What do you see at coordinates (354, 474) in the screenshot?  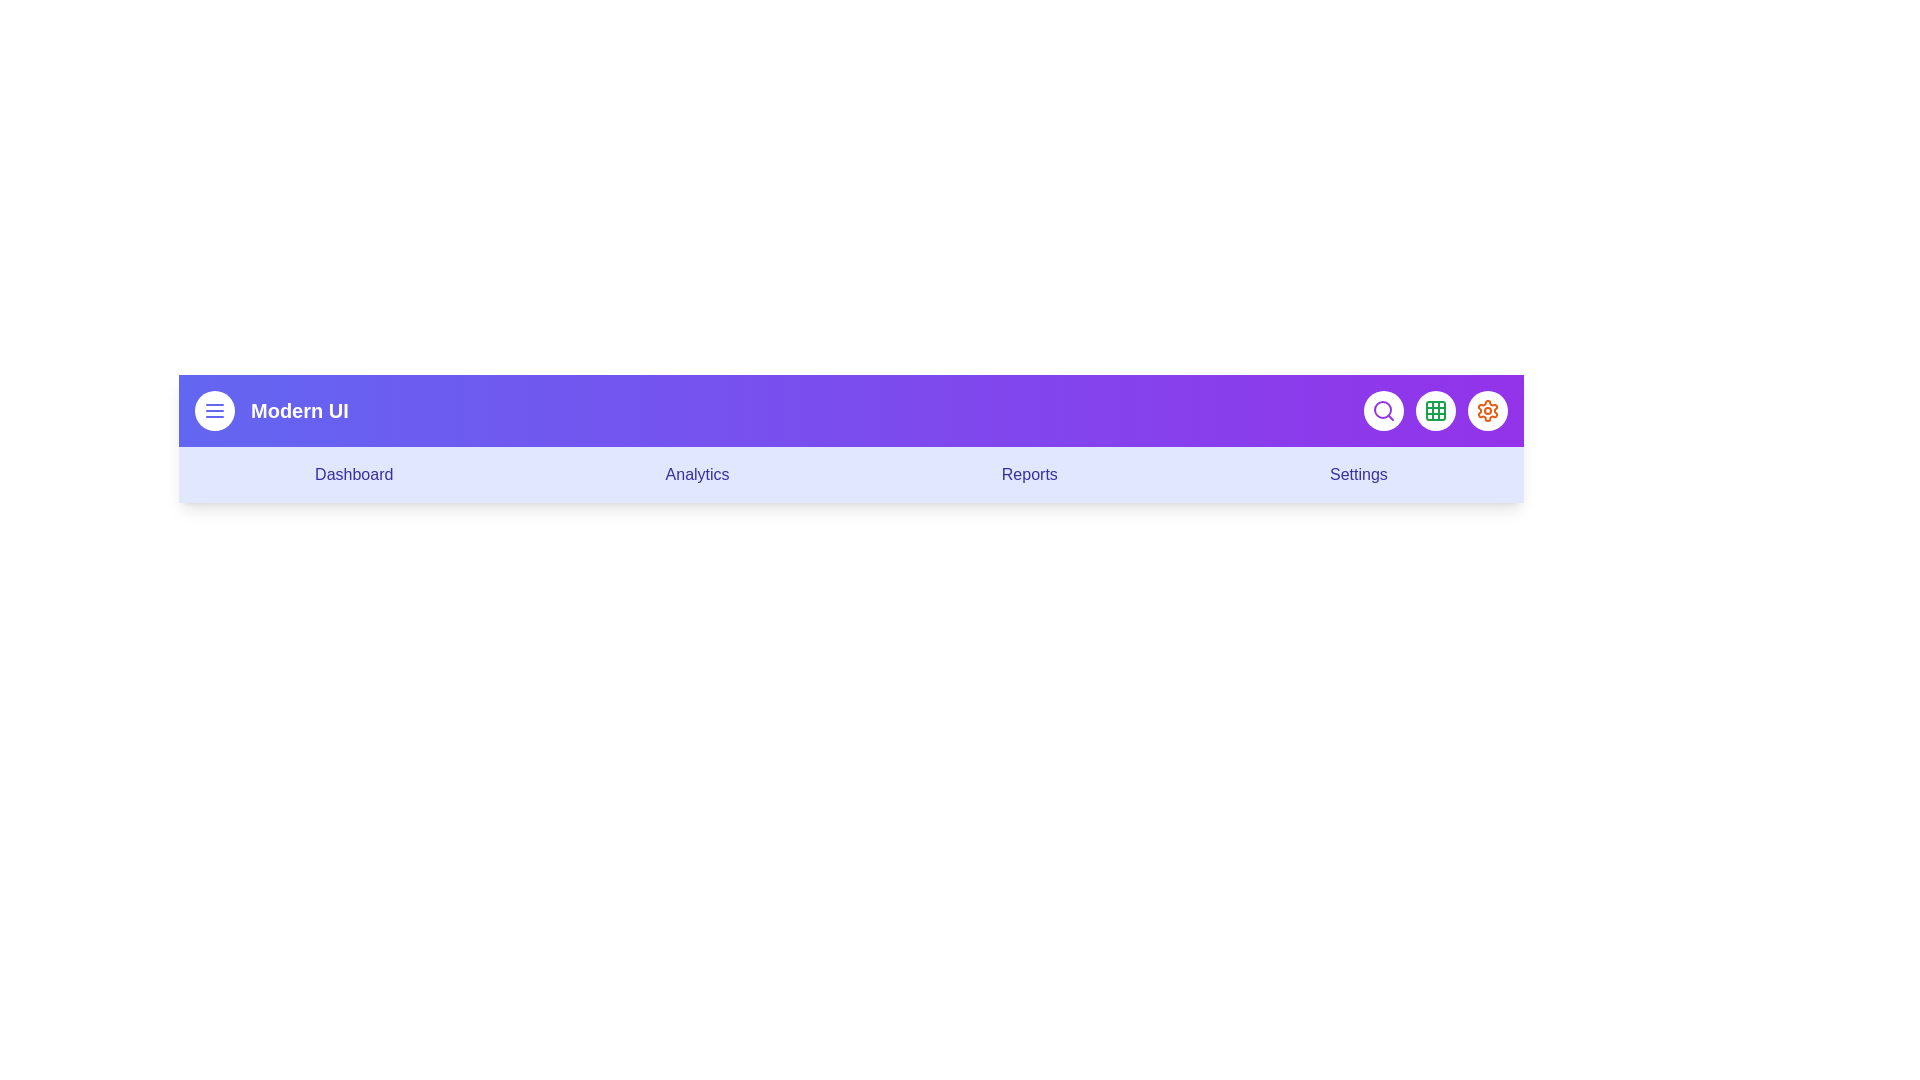 I see `the menu item corresponding to Dashboard` at bounding box center [354, 474].